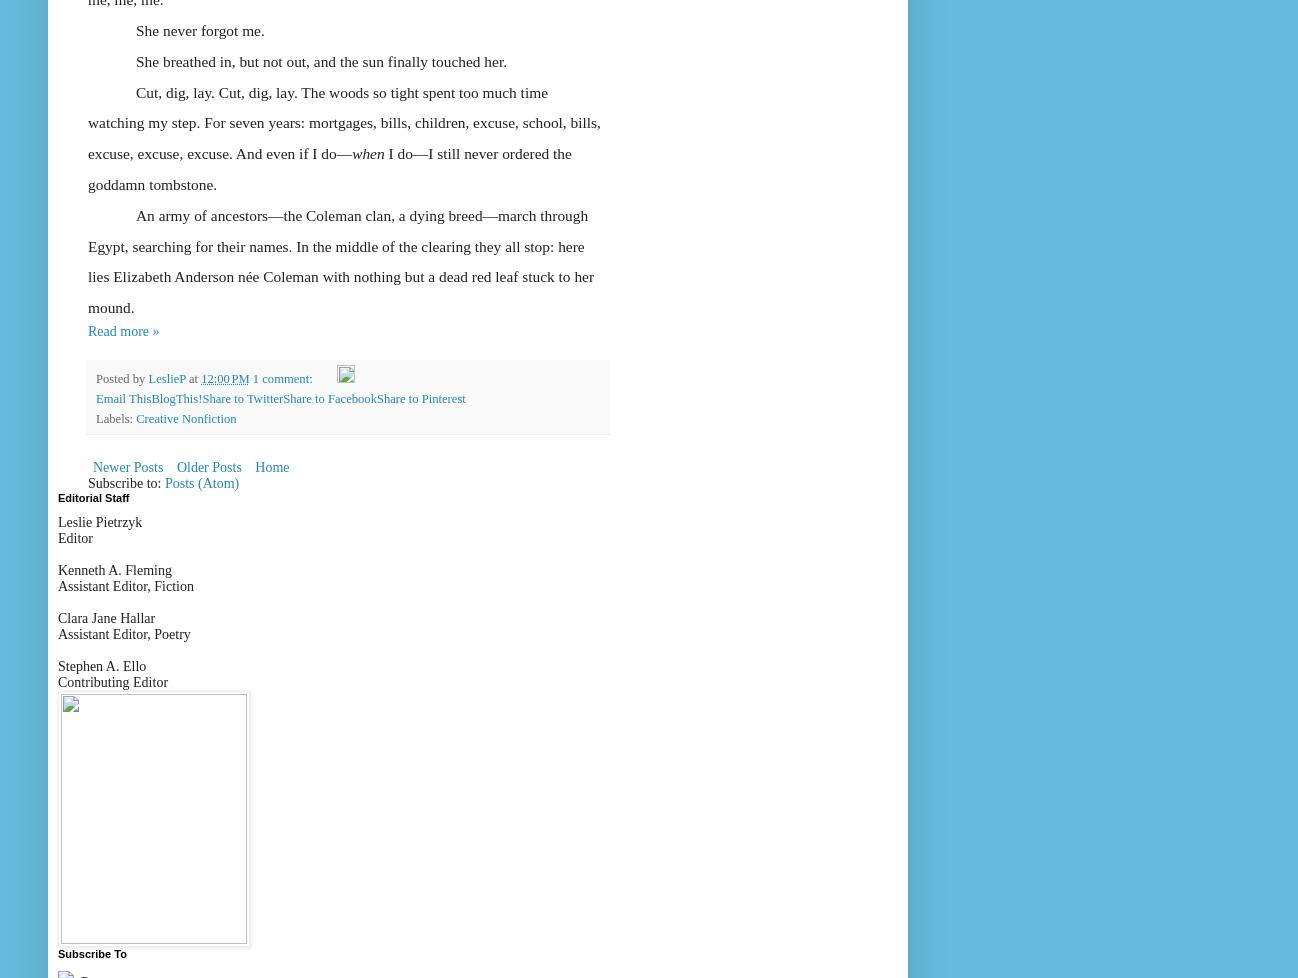 The height and width of the screenshot is (978, 1298). Describe the element at coordinates (248, 275) in the screenshot. I see `'née'` at that location.